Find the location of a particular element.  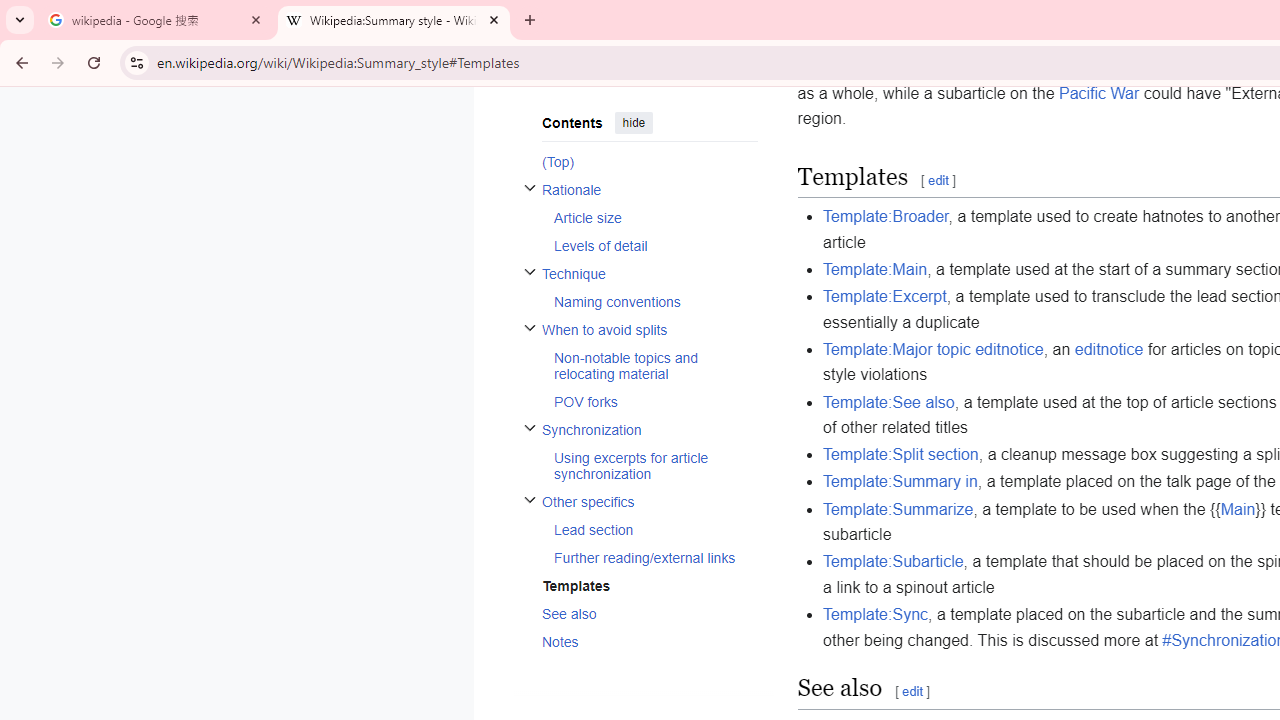

'Template:See also' is located at coordinates (887, 402).